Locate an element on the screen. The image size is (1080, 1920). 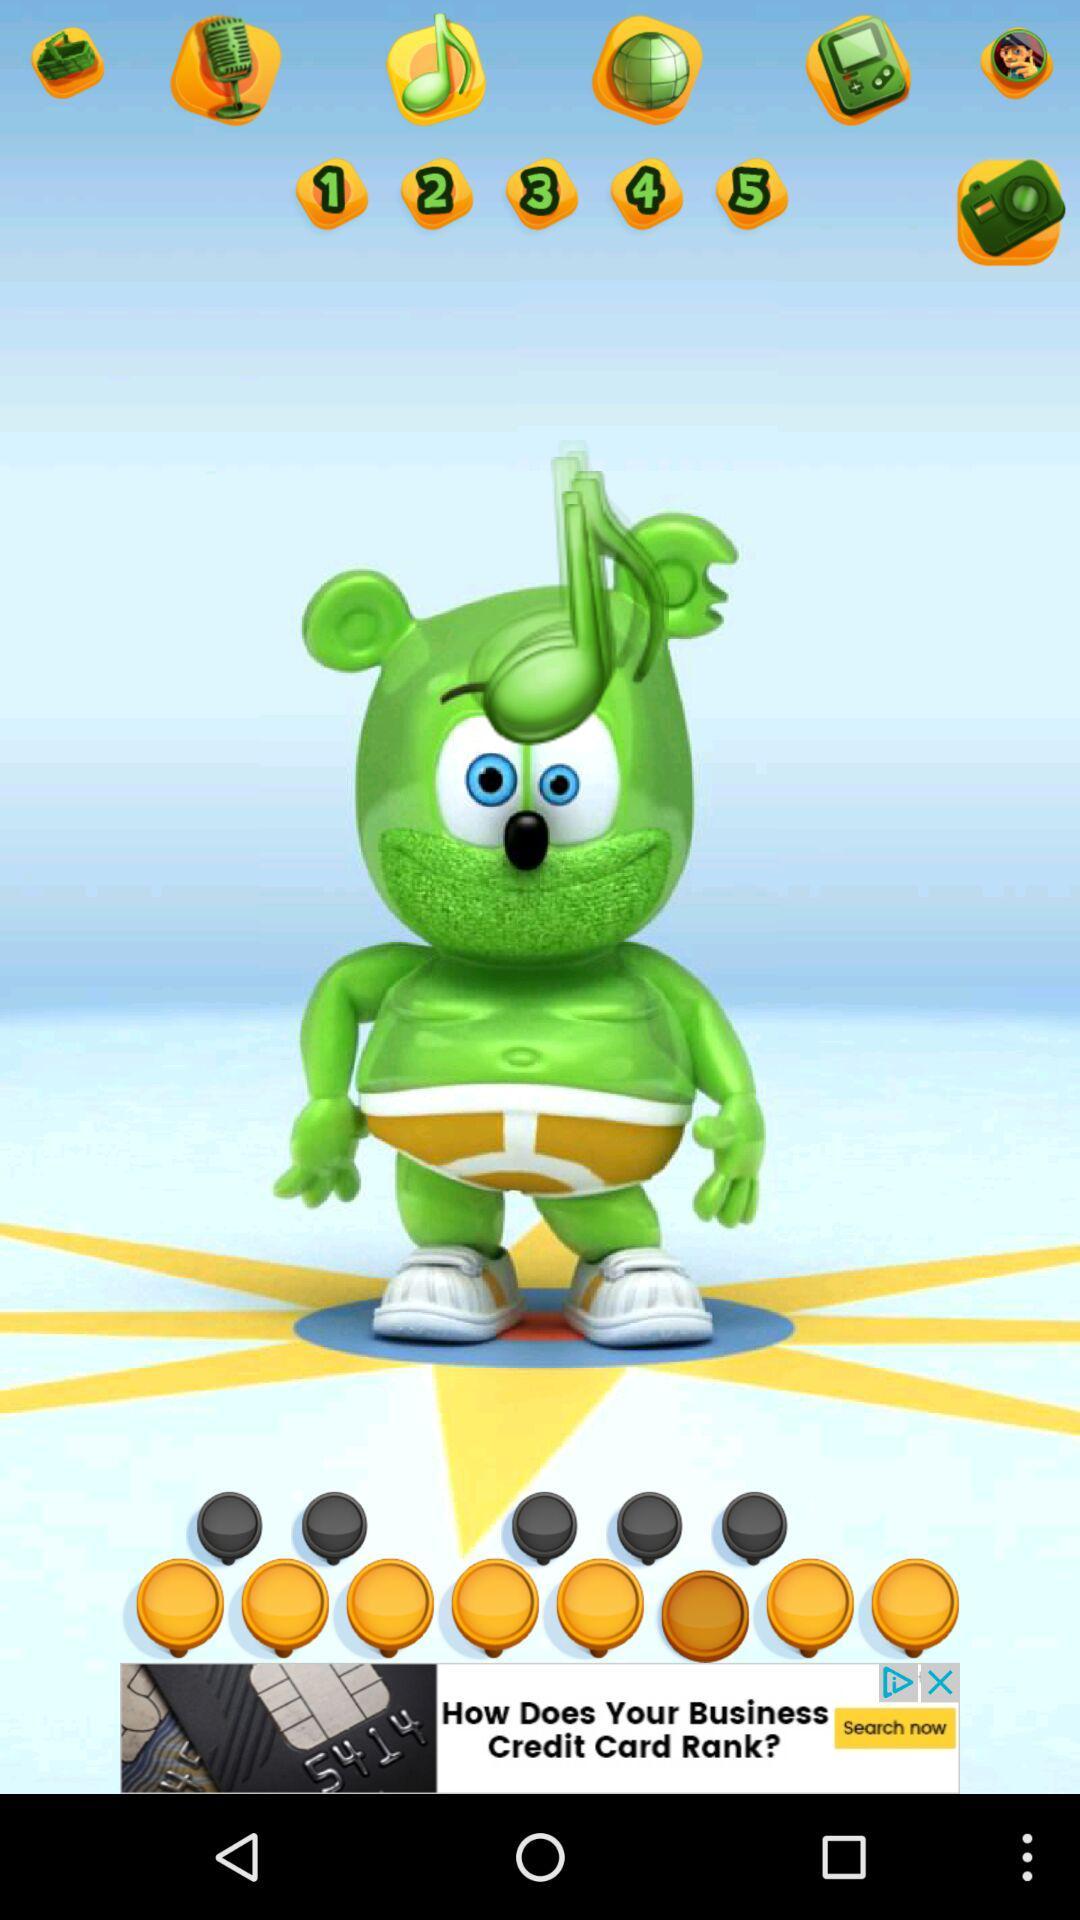
it is number 4 used to select a option as 4 is located at coordinates (644, 196).